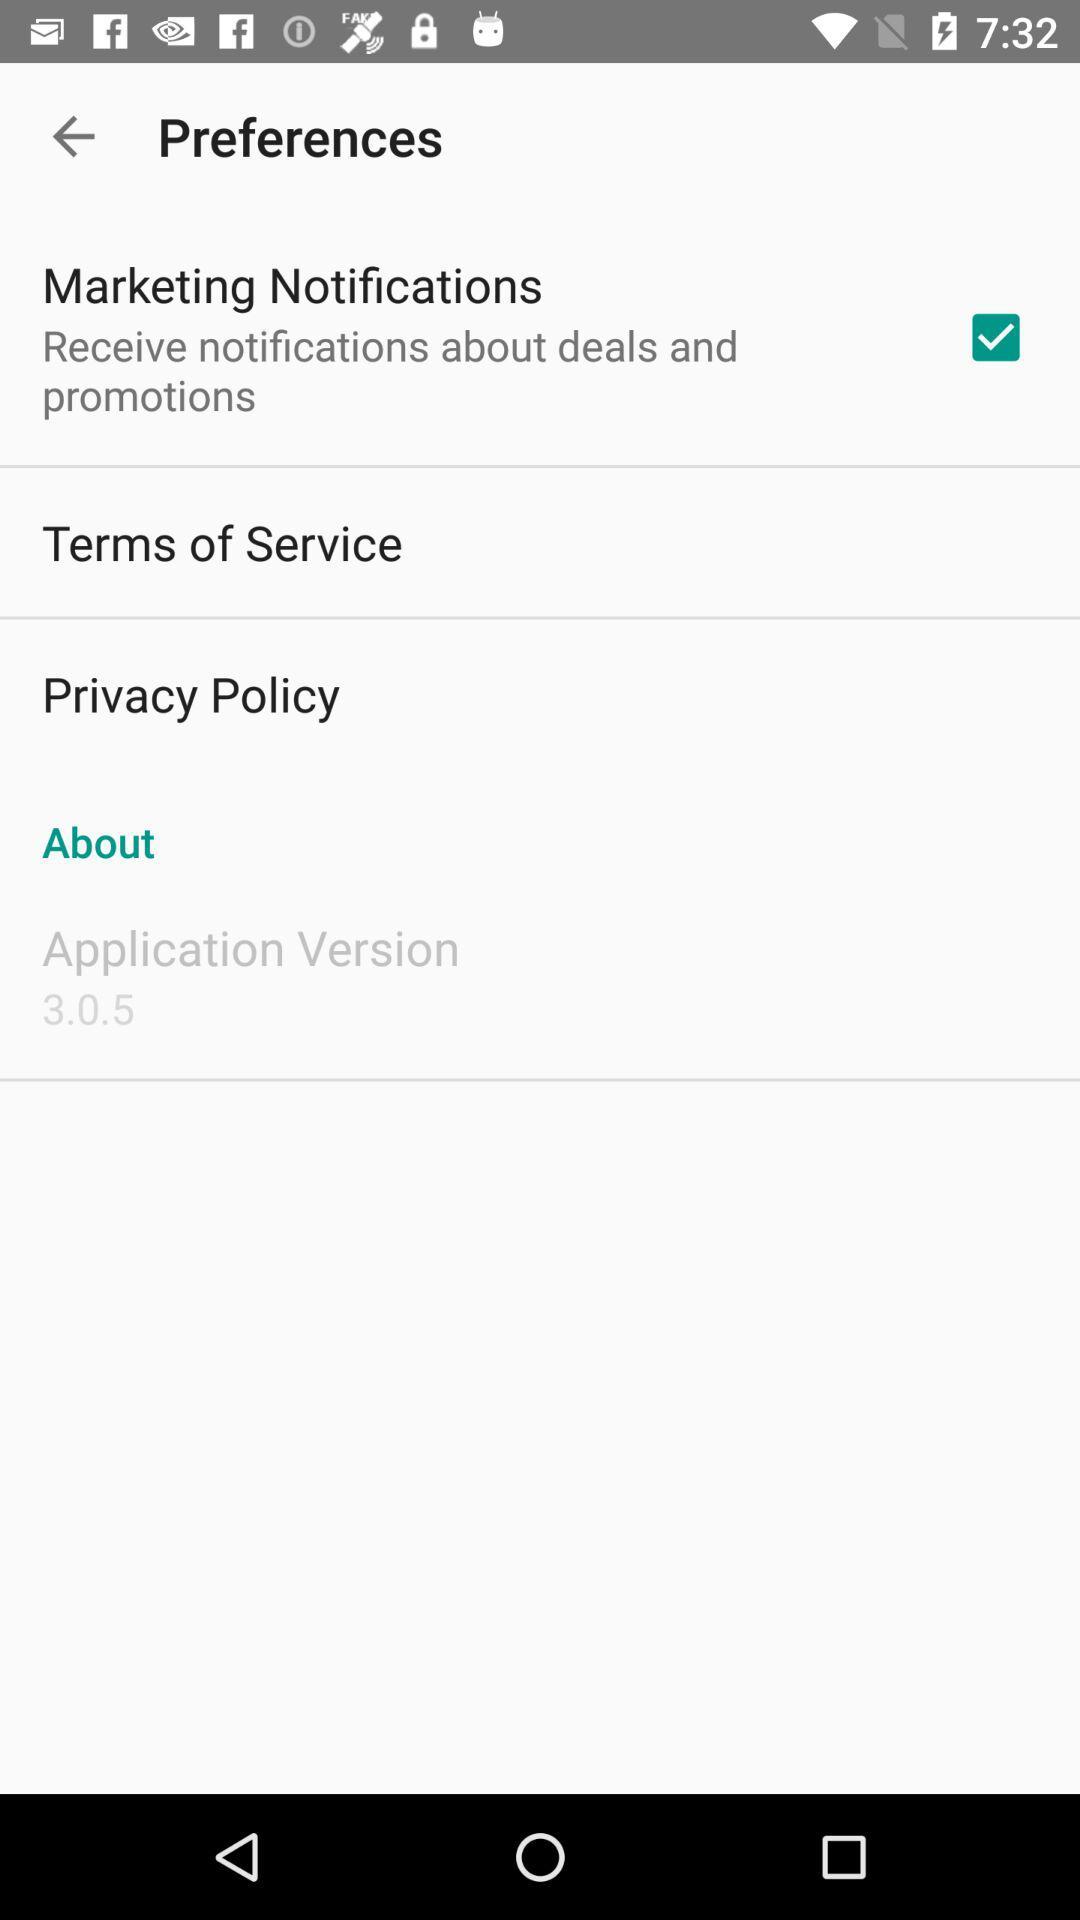 Image resolution: width=1080 pixels, height=1920 pixels. Describe the element at coordinates (477, 369) in the screenshot. I see `receive notifications about` at that location.